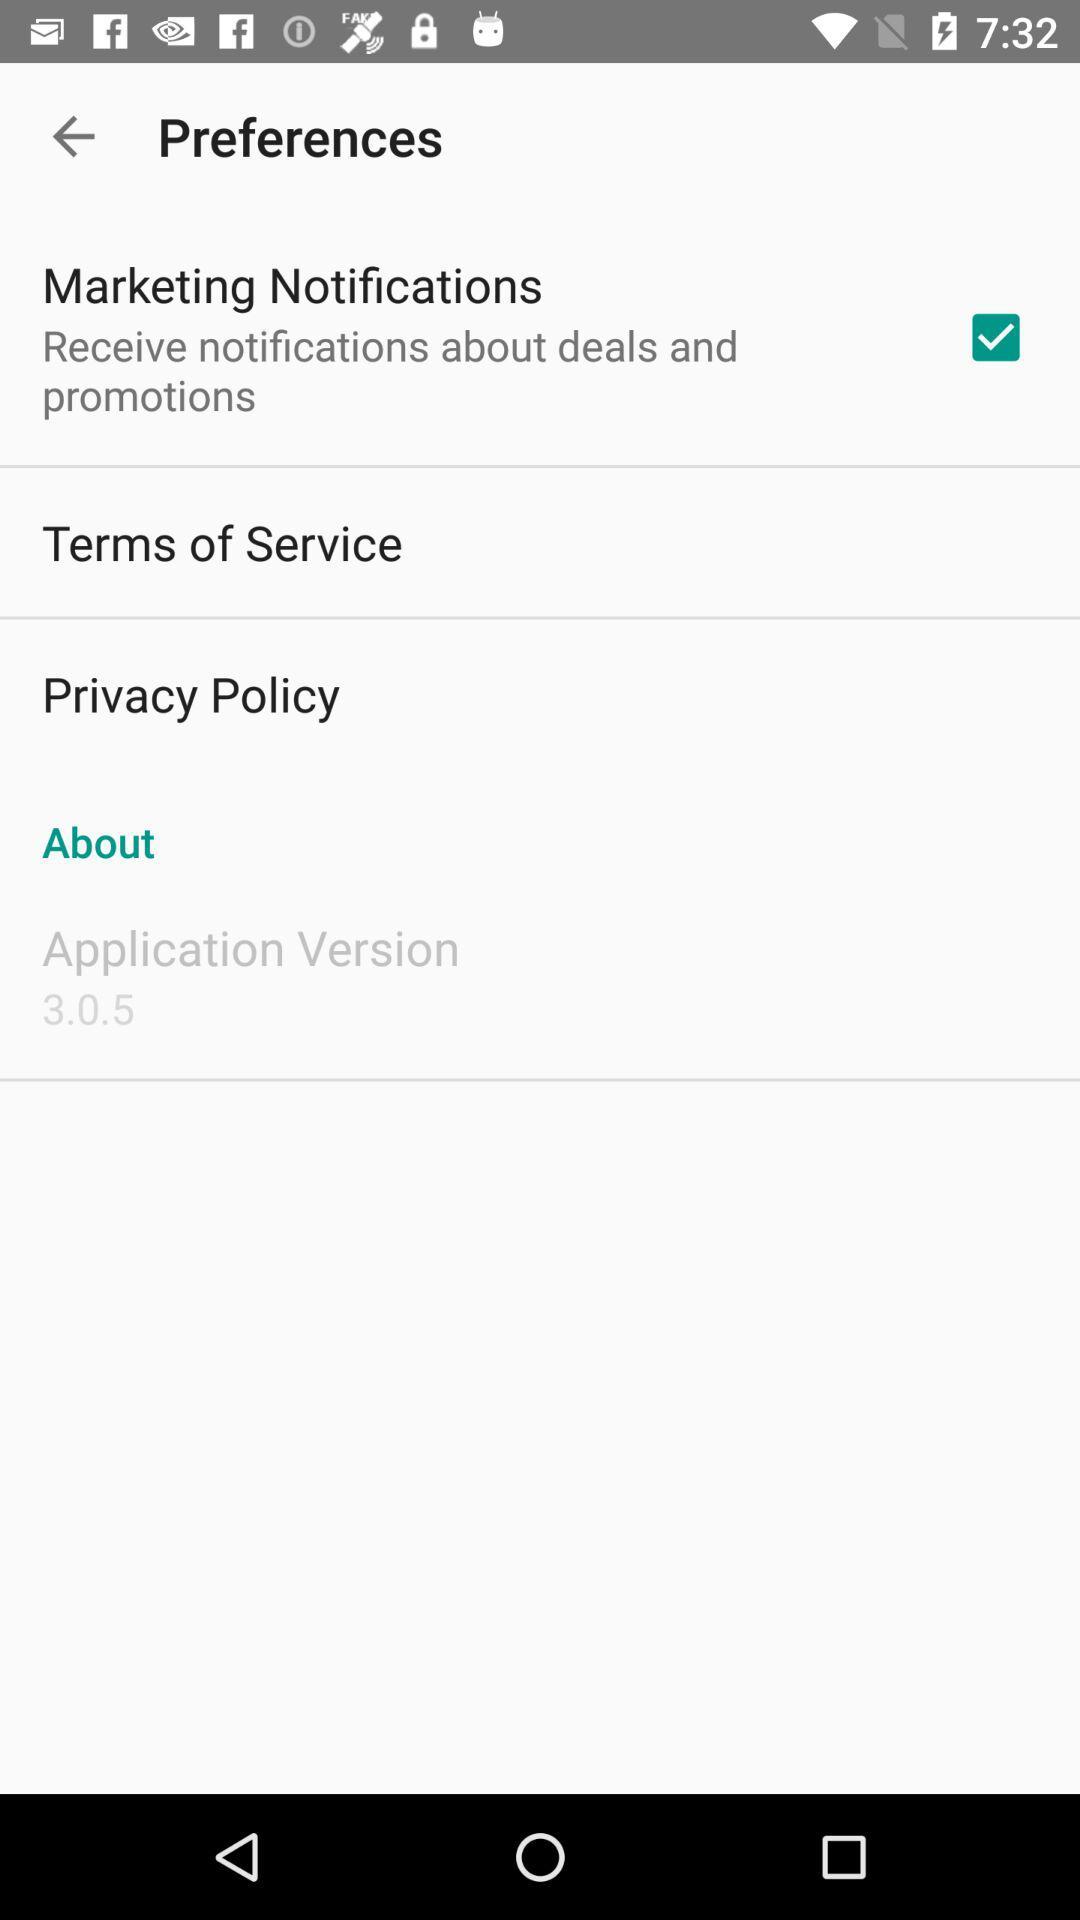 Image resolution: width=1080 pixels, height=1920 pixels. Describe the element at coordinates (477, 369) in the screenshot. I see `receive notifications about` at that location.